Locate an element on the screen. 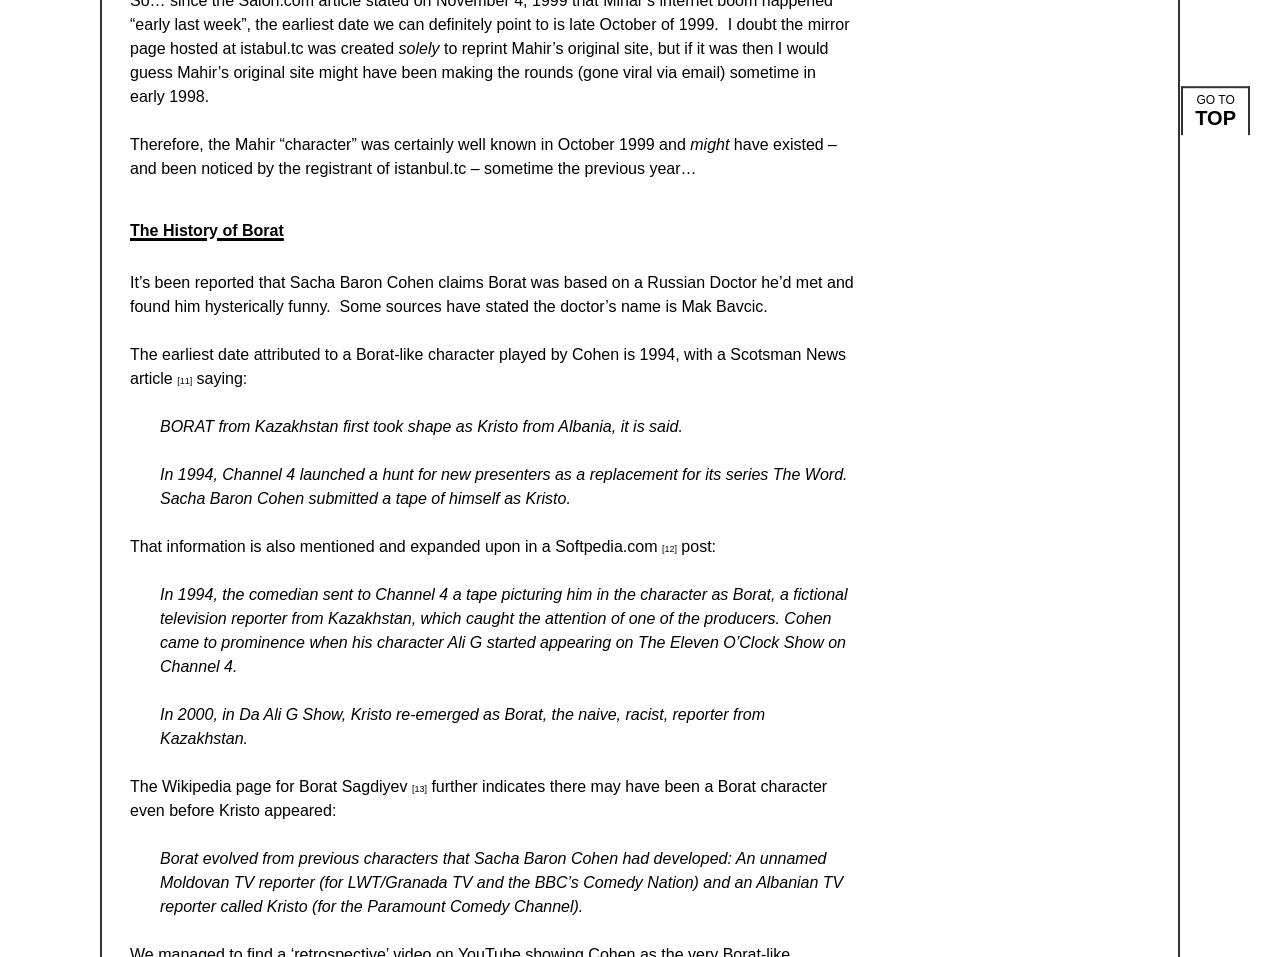 The height and width of the screenshot is (957, 1280). 'In 1994, the comedian sent to Channel 4 a tape picturing him in the character as Borat, a fictional television reporter from Kazakhstan, which caught the attention of one of the producers. Cohen came to prominence when his character Ali G started appearing on The Eleven O’Clock Show on Channel 4.' is located at coordinates (503, 628).